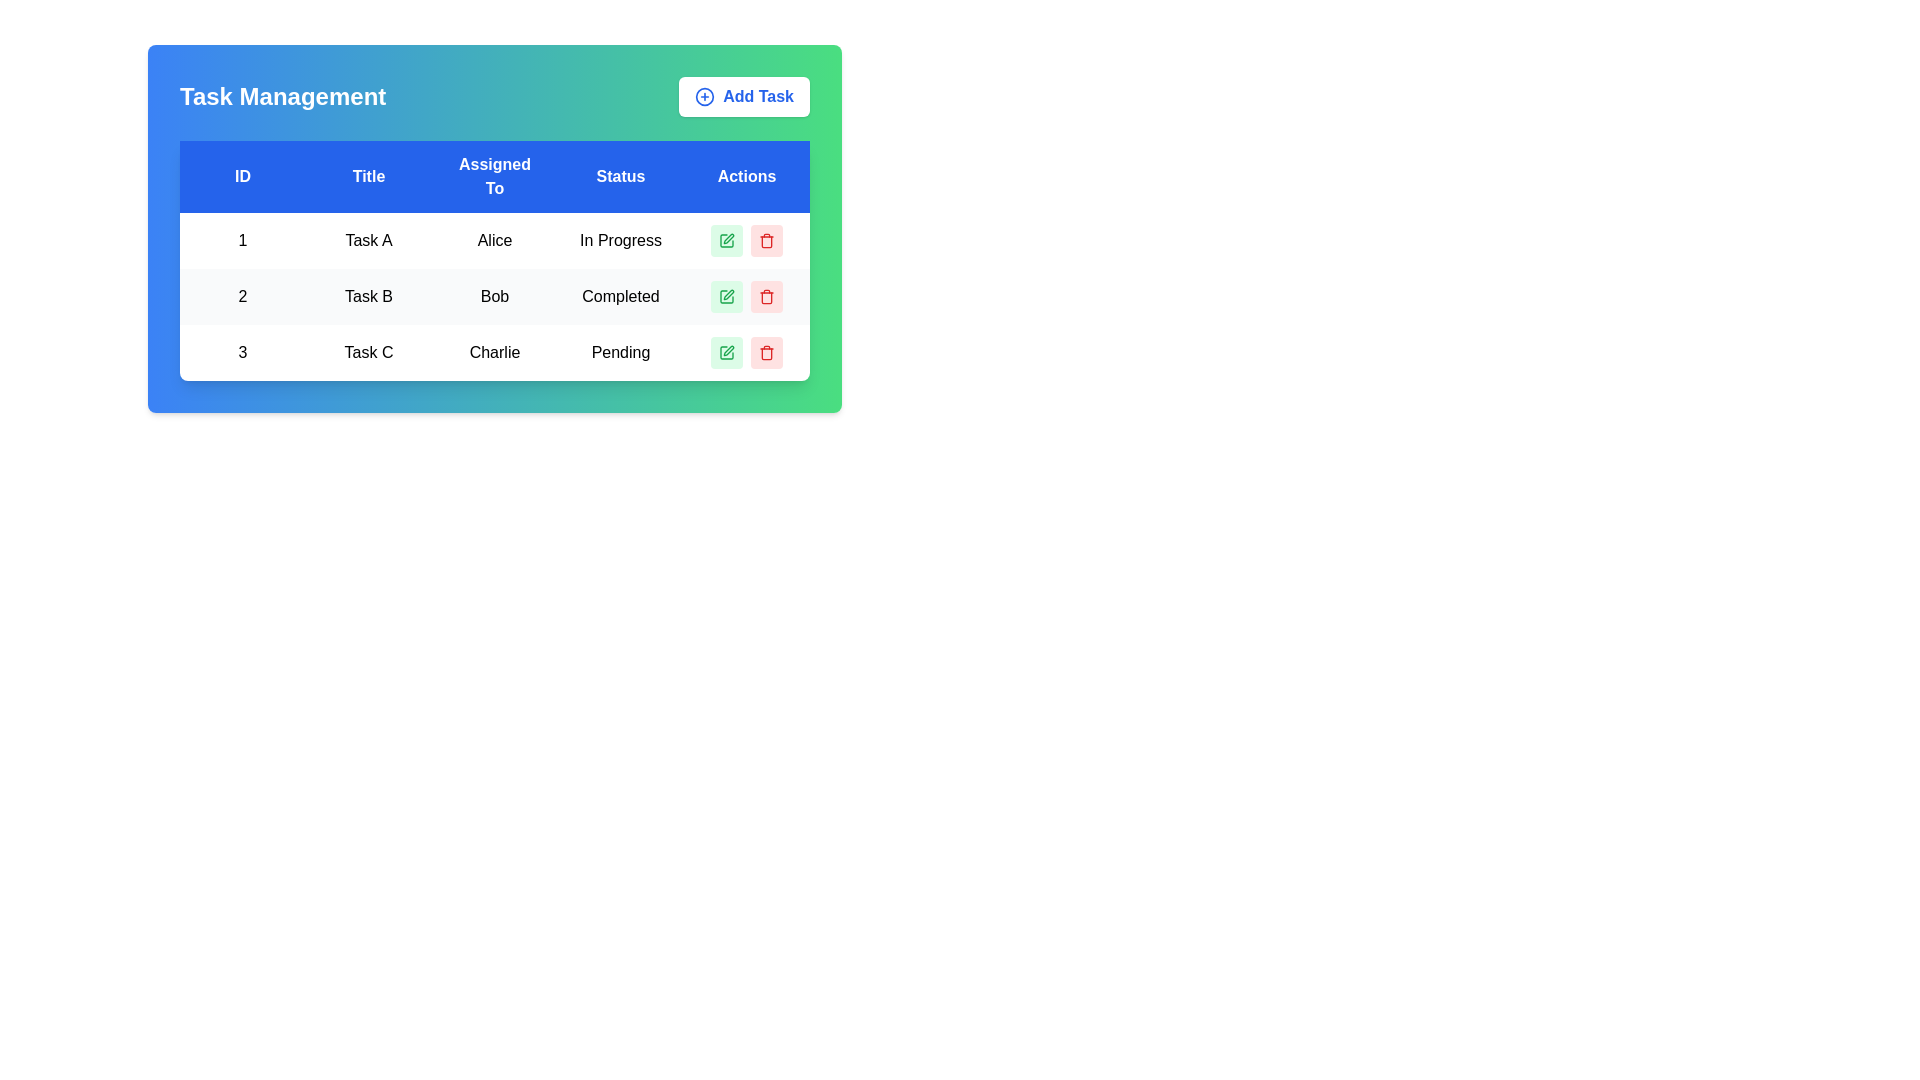  I want to click on the edit button in the 'Actions' column for 'Task C' assigned to 'Charlie' and with 'Pending' status to initiate editing, so click(746, 352).